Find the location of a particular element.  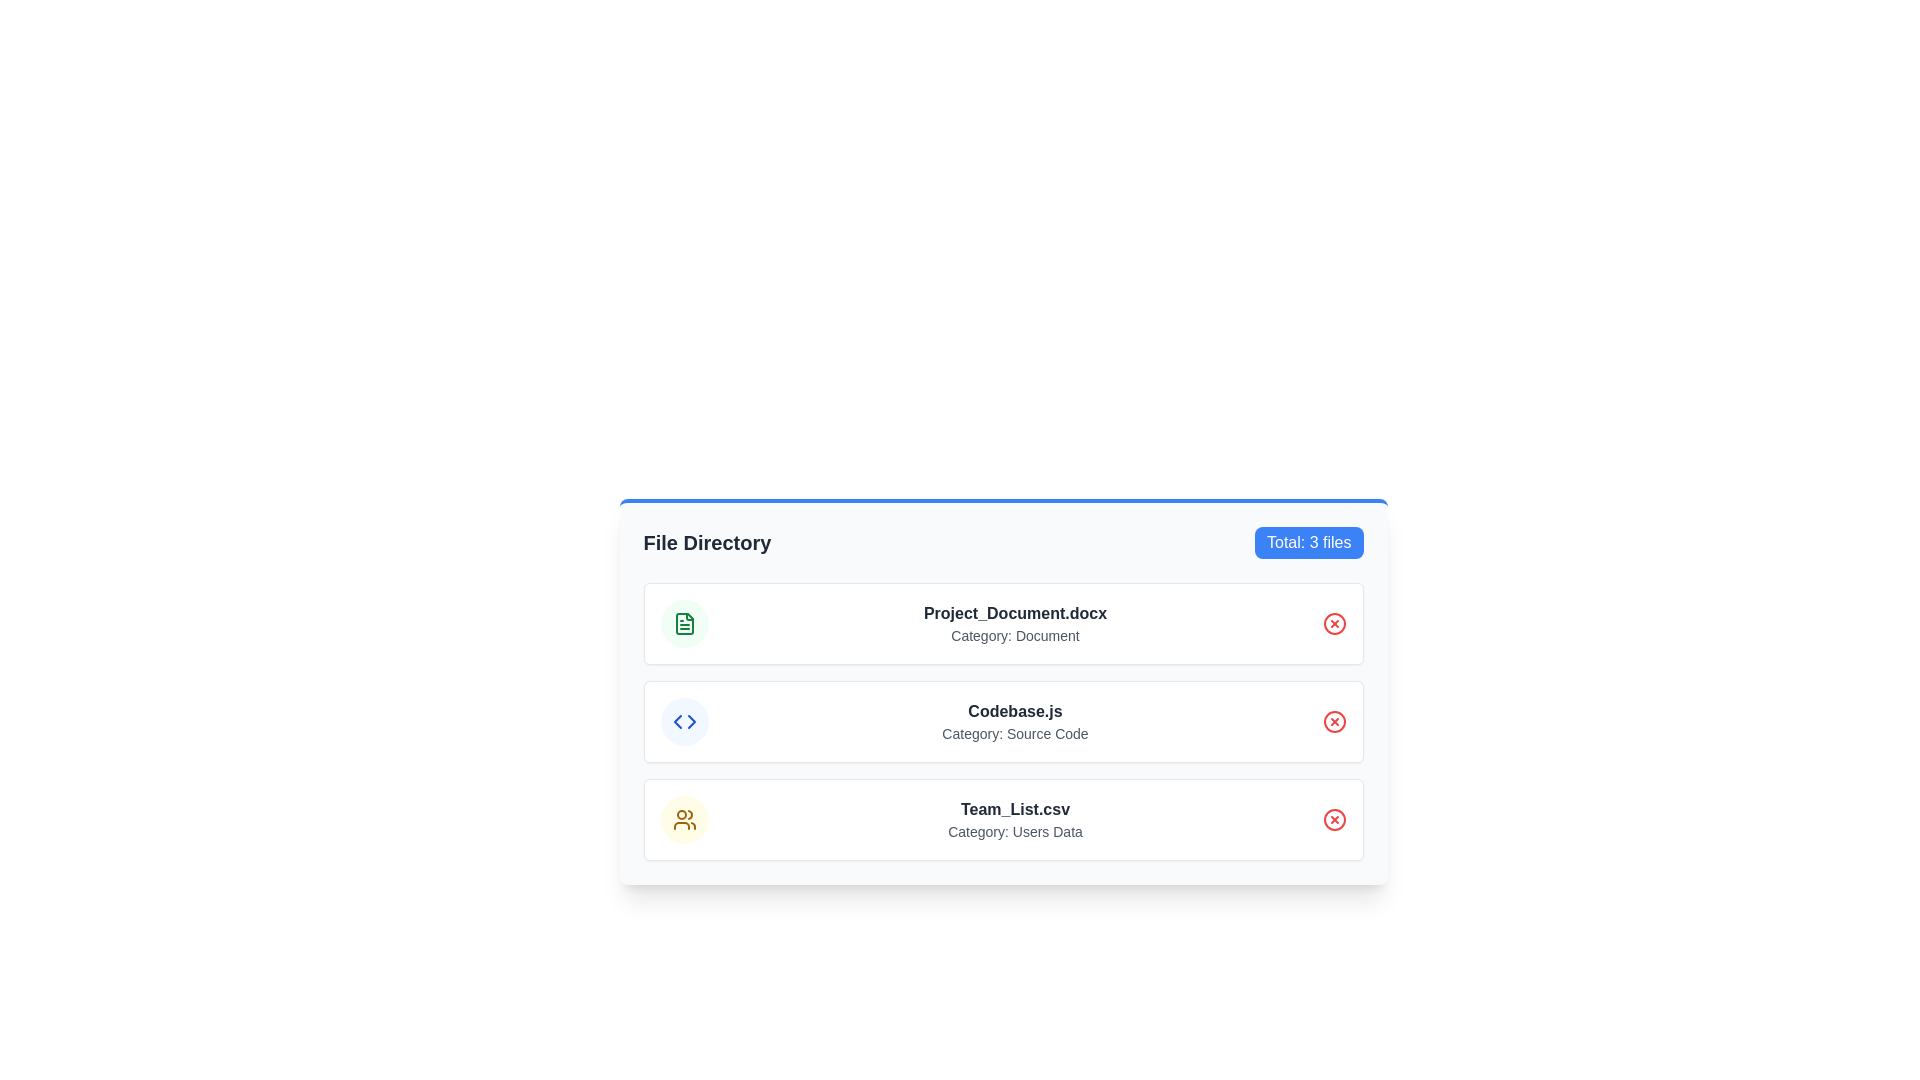

the delete button located at the right end of the row containing 'Codebase.js' in the file directory is located at coordinates (1334, 721).